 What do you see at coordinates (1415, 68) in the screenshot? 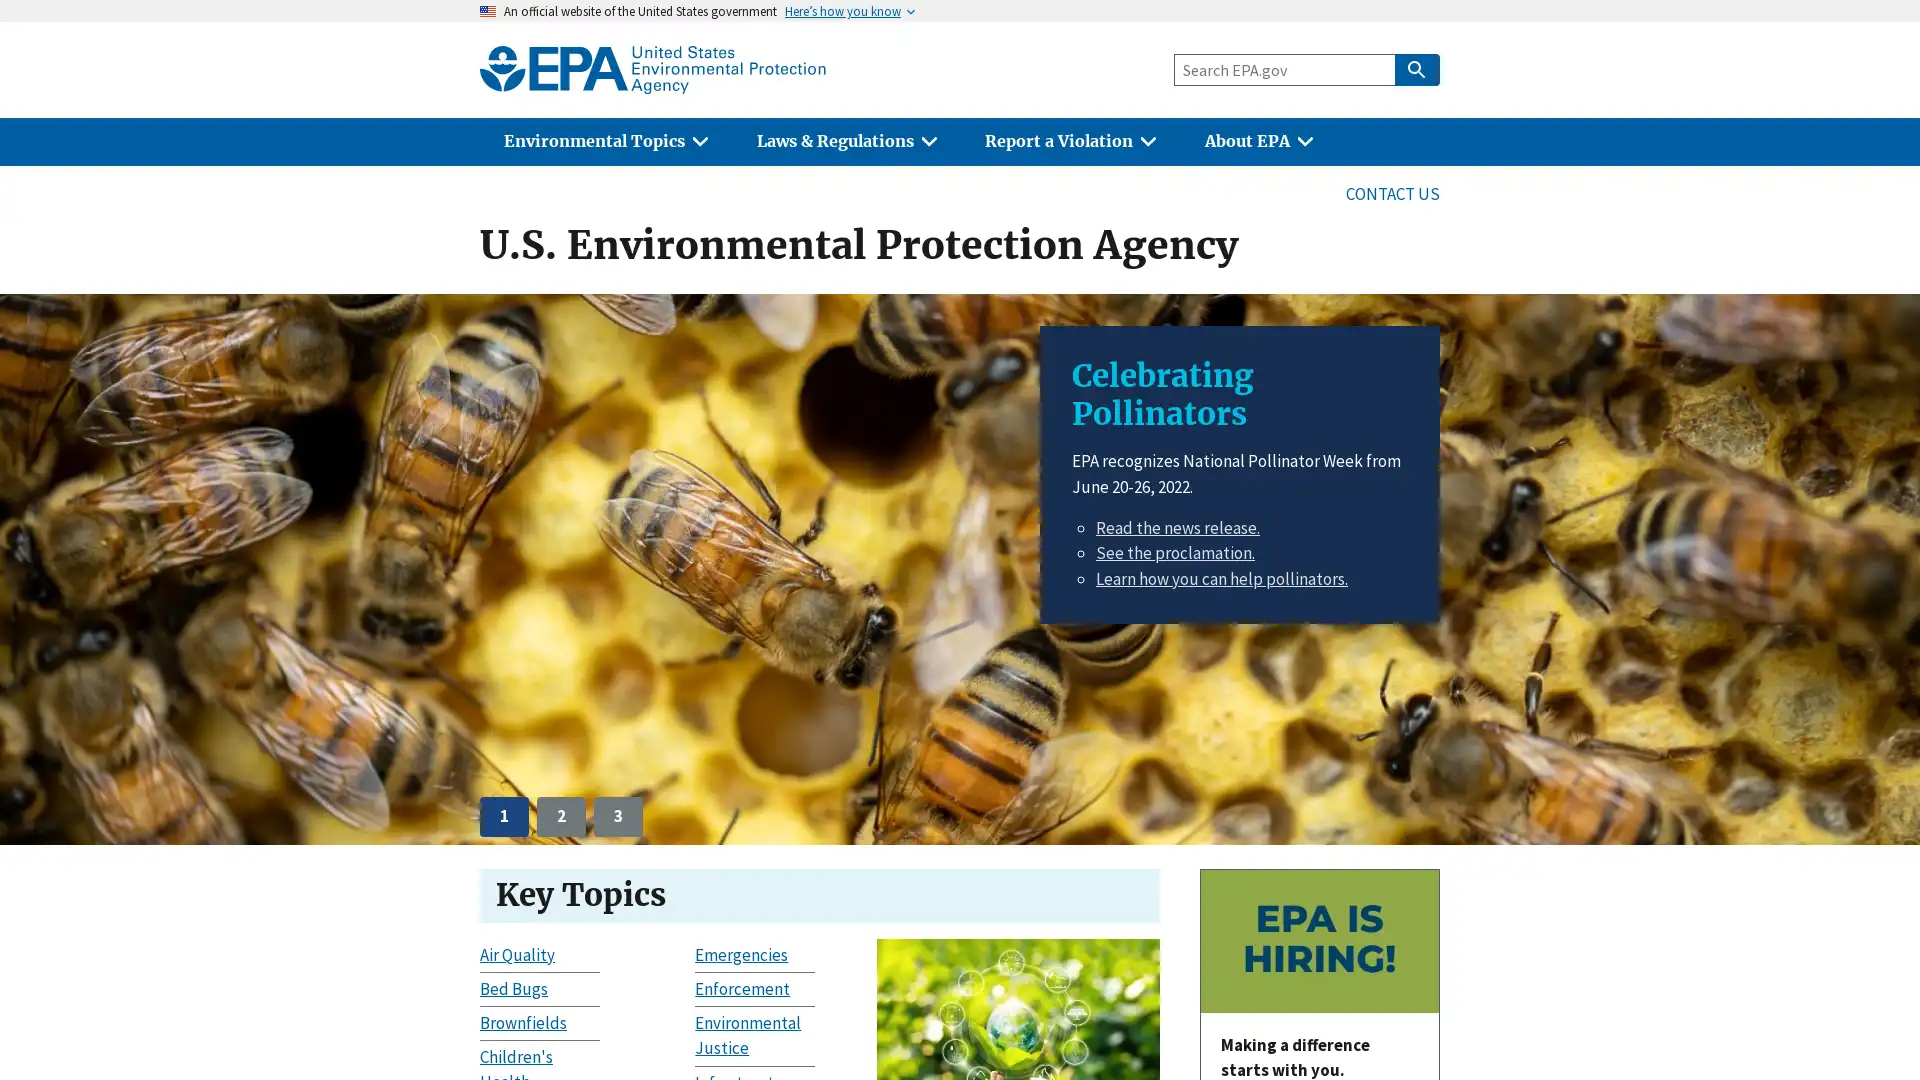
I see `Search` at bounding box center [1415, 68].